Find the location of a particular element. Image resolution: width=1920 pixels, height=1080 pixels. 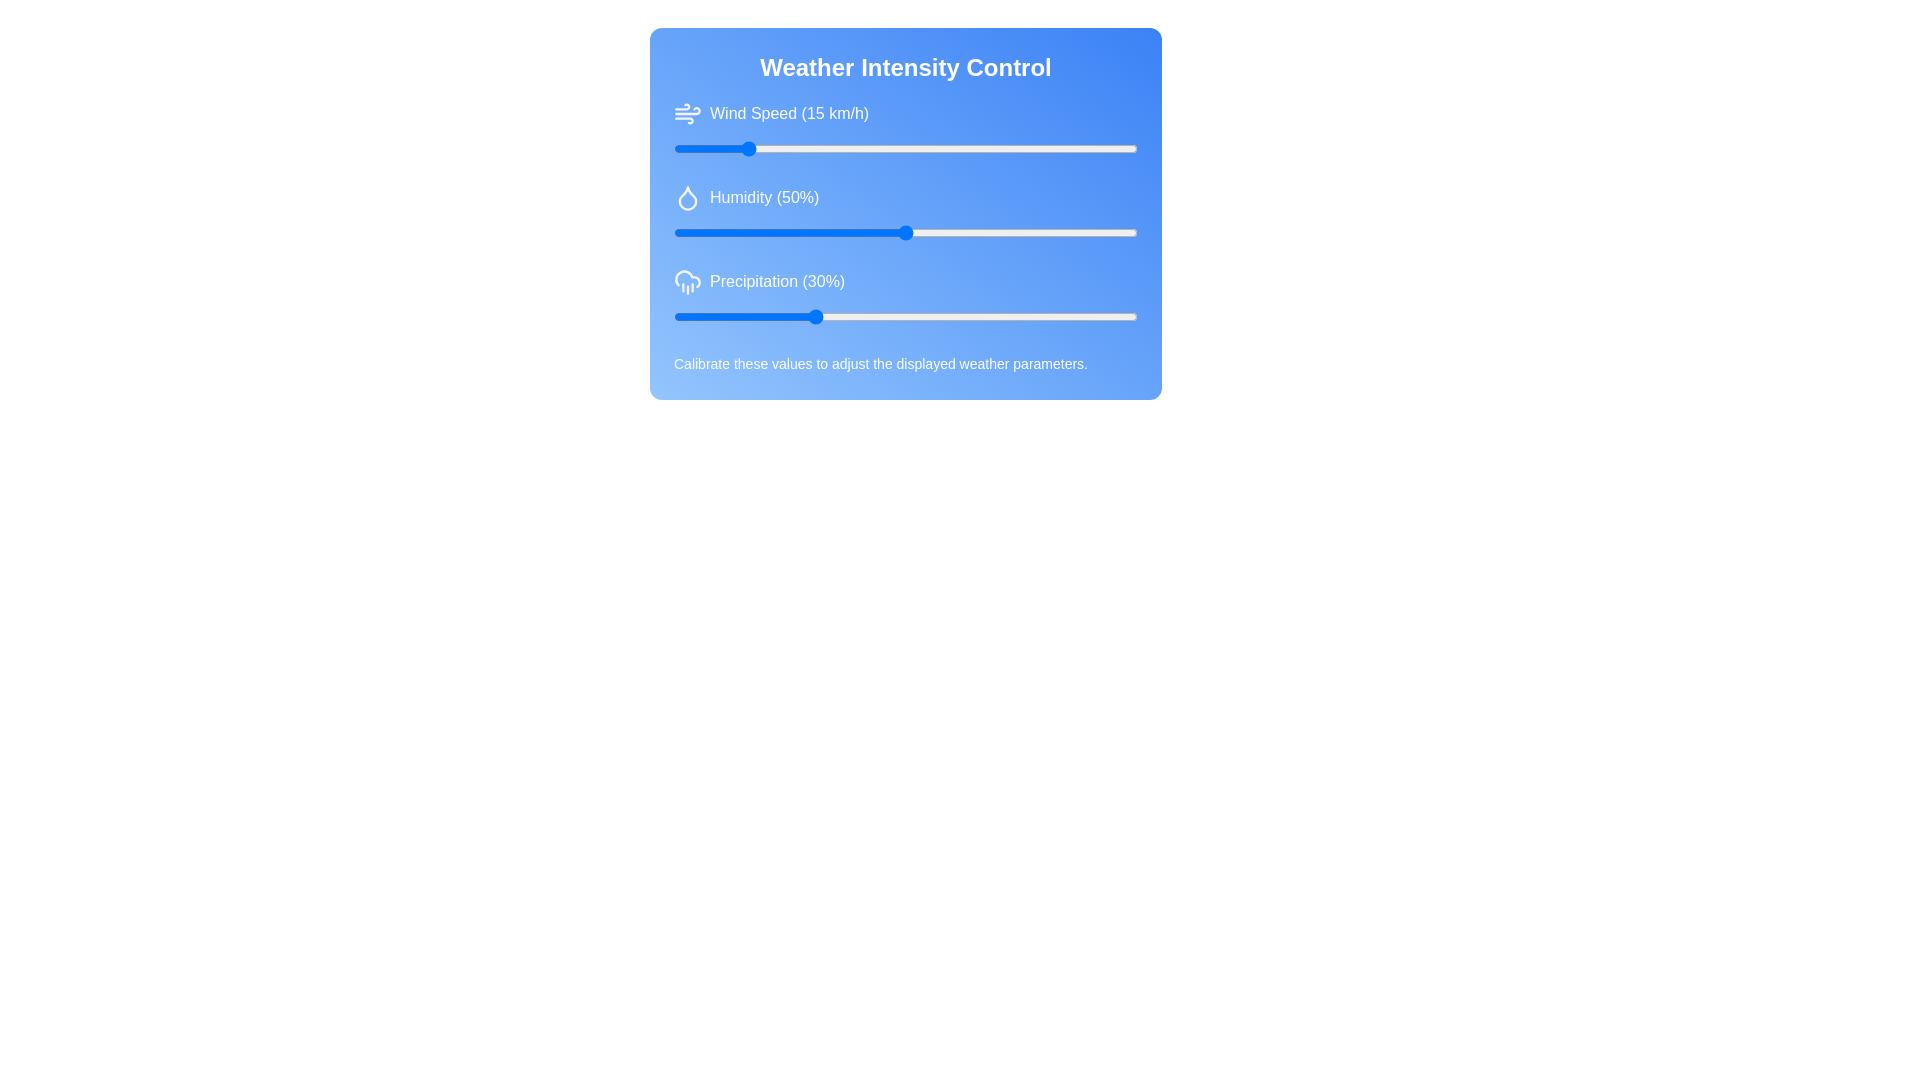

the wind speed is located at coordinates (784, 148).